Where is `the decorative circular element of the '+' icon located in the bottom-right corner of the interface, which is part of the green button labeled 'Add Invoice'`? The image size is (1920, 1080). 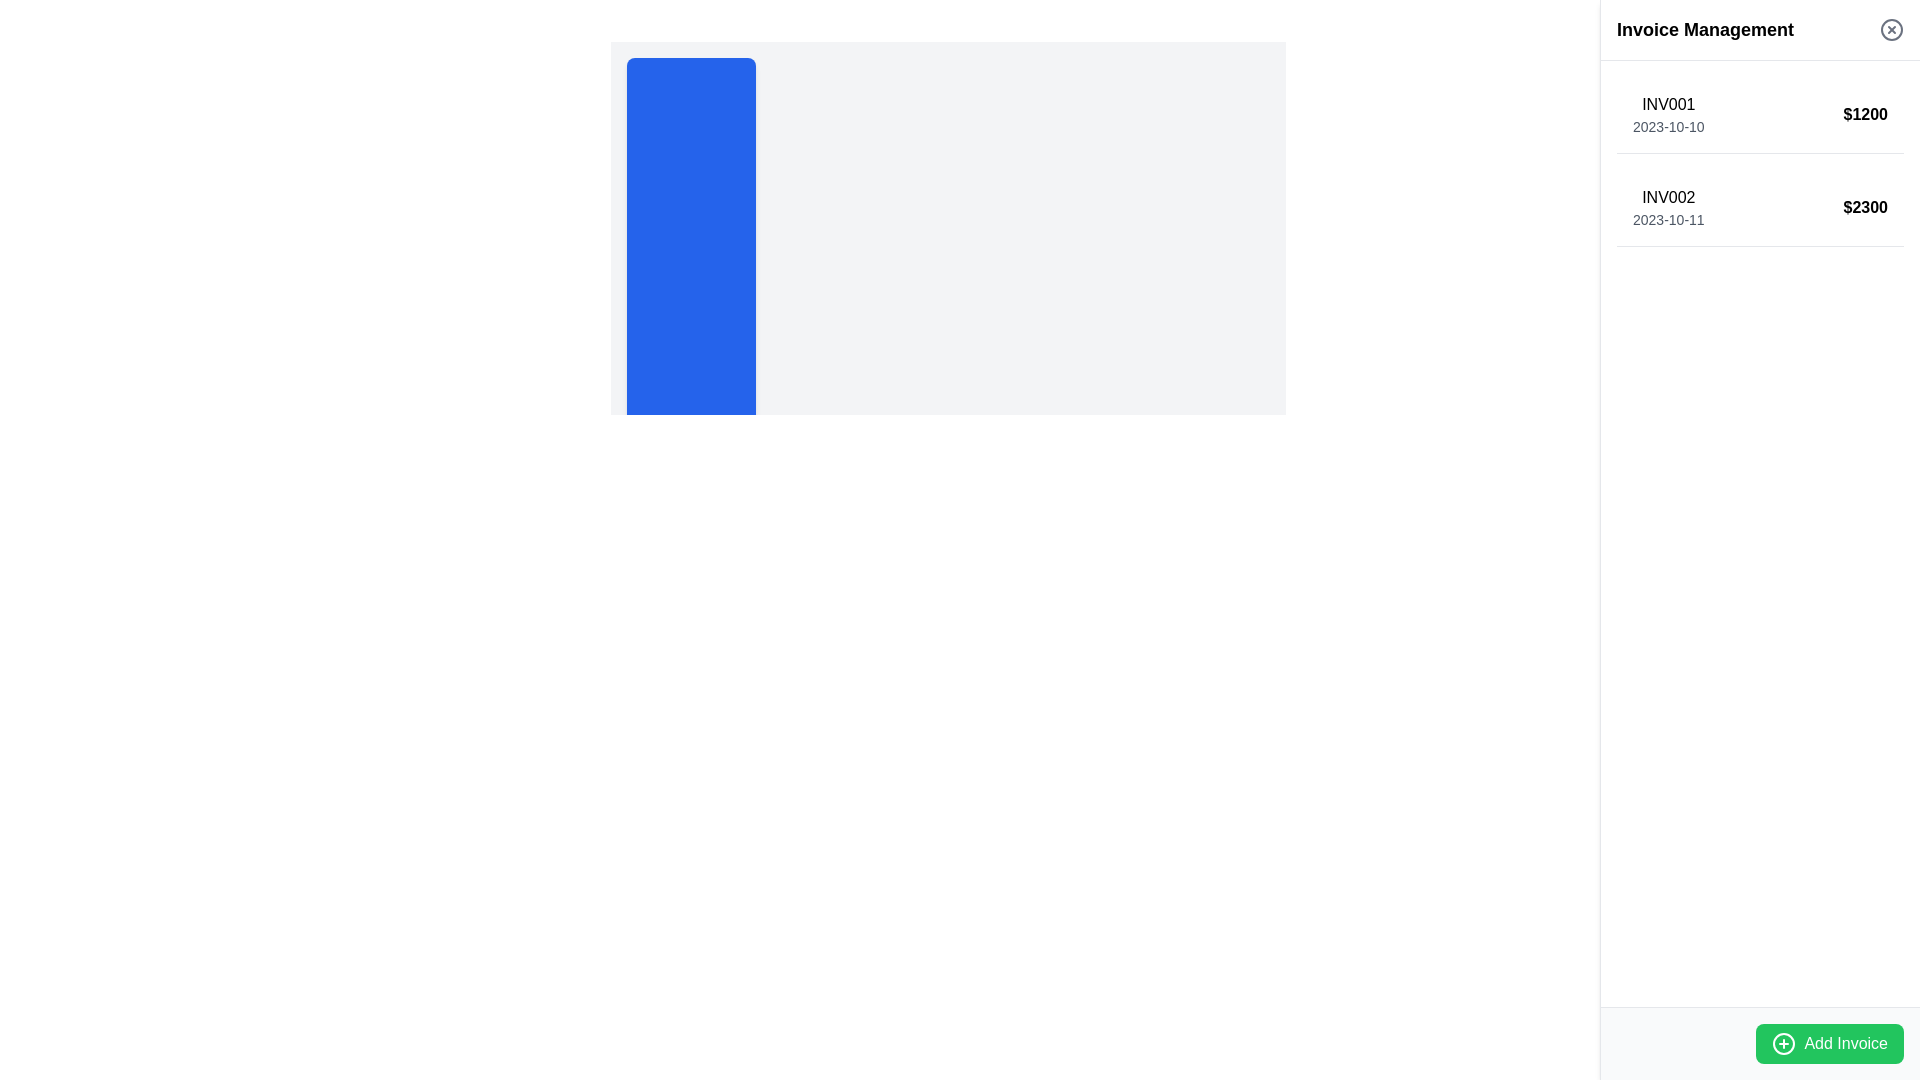
the decorative circular element of the '+' icon located in the bottom-right corner of the interface, which is part of the green button labeled 'Add Invoice' is located at coordinates (1784, 1043).